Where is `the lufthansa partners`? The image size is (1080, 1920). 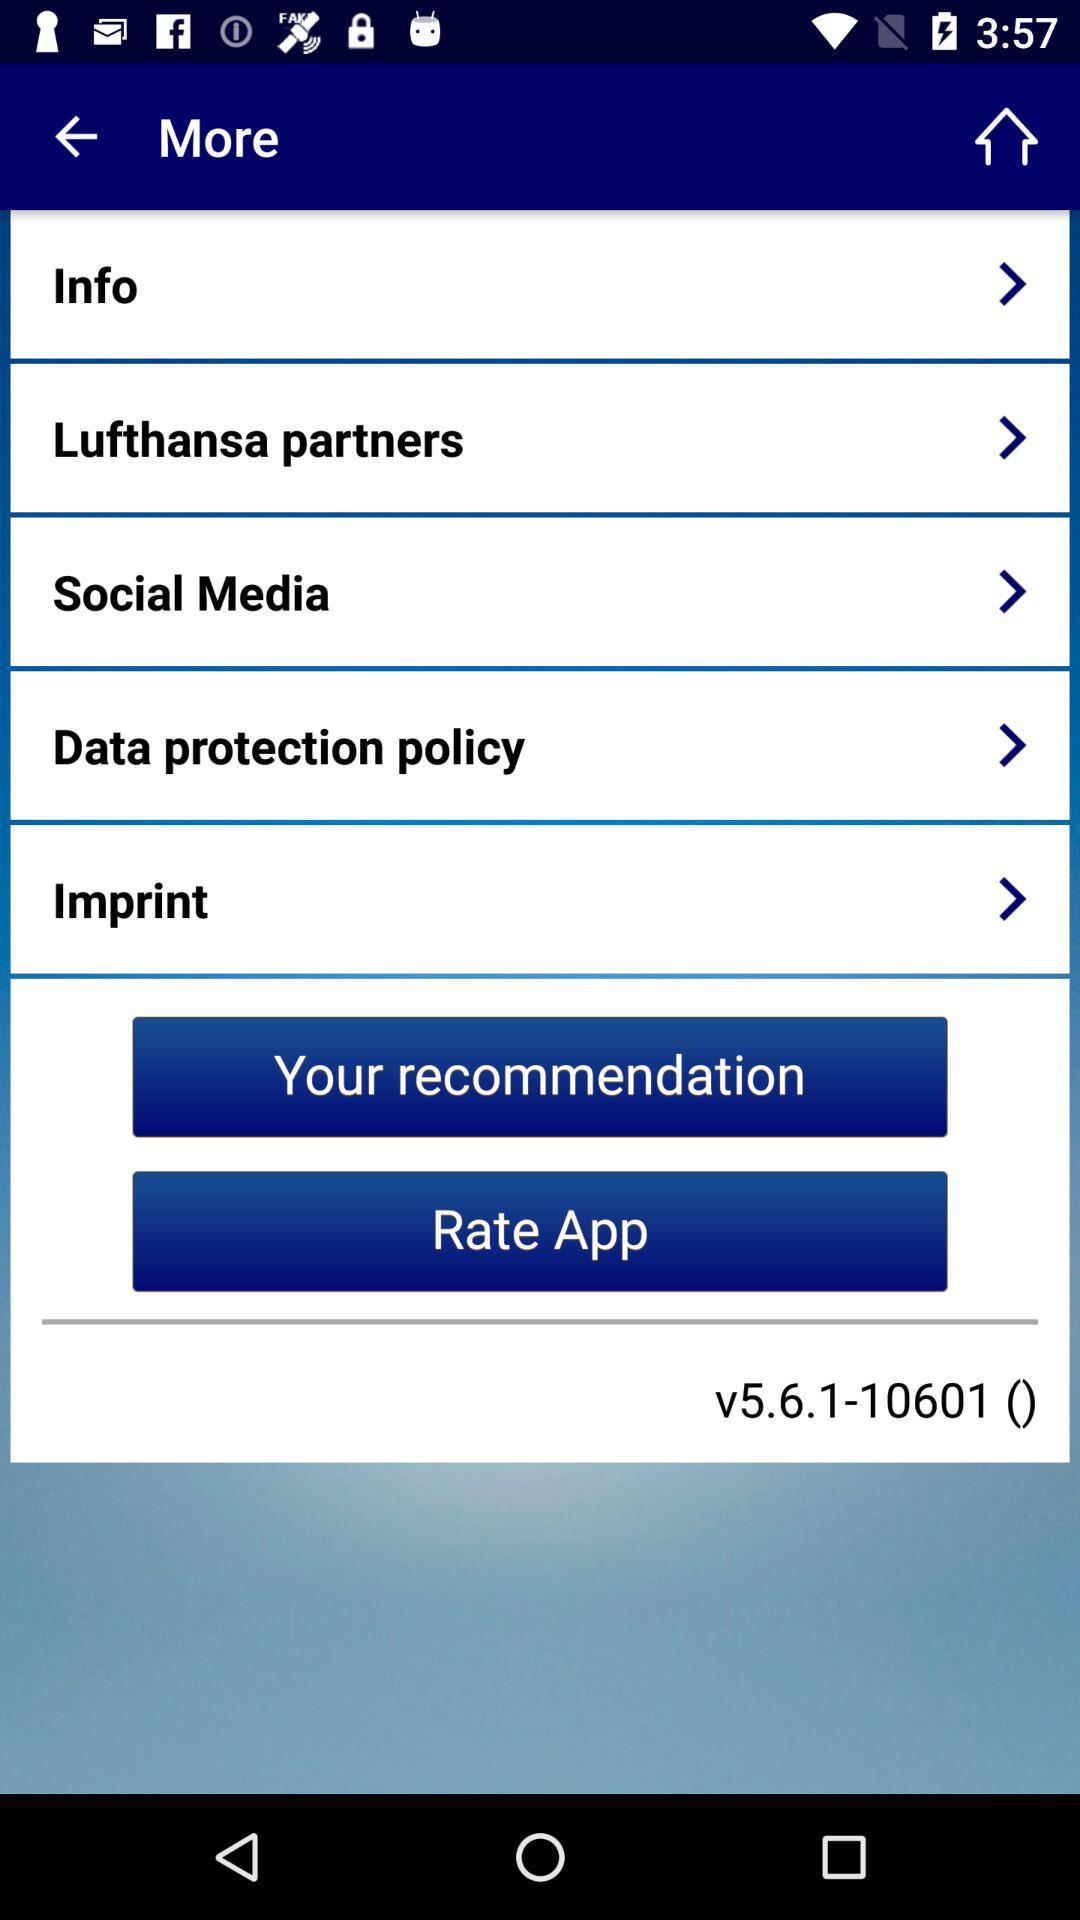 the lufthansa partners is located at coordinates (257, 436).